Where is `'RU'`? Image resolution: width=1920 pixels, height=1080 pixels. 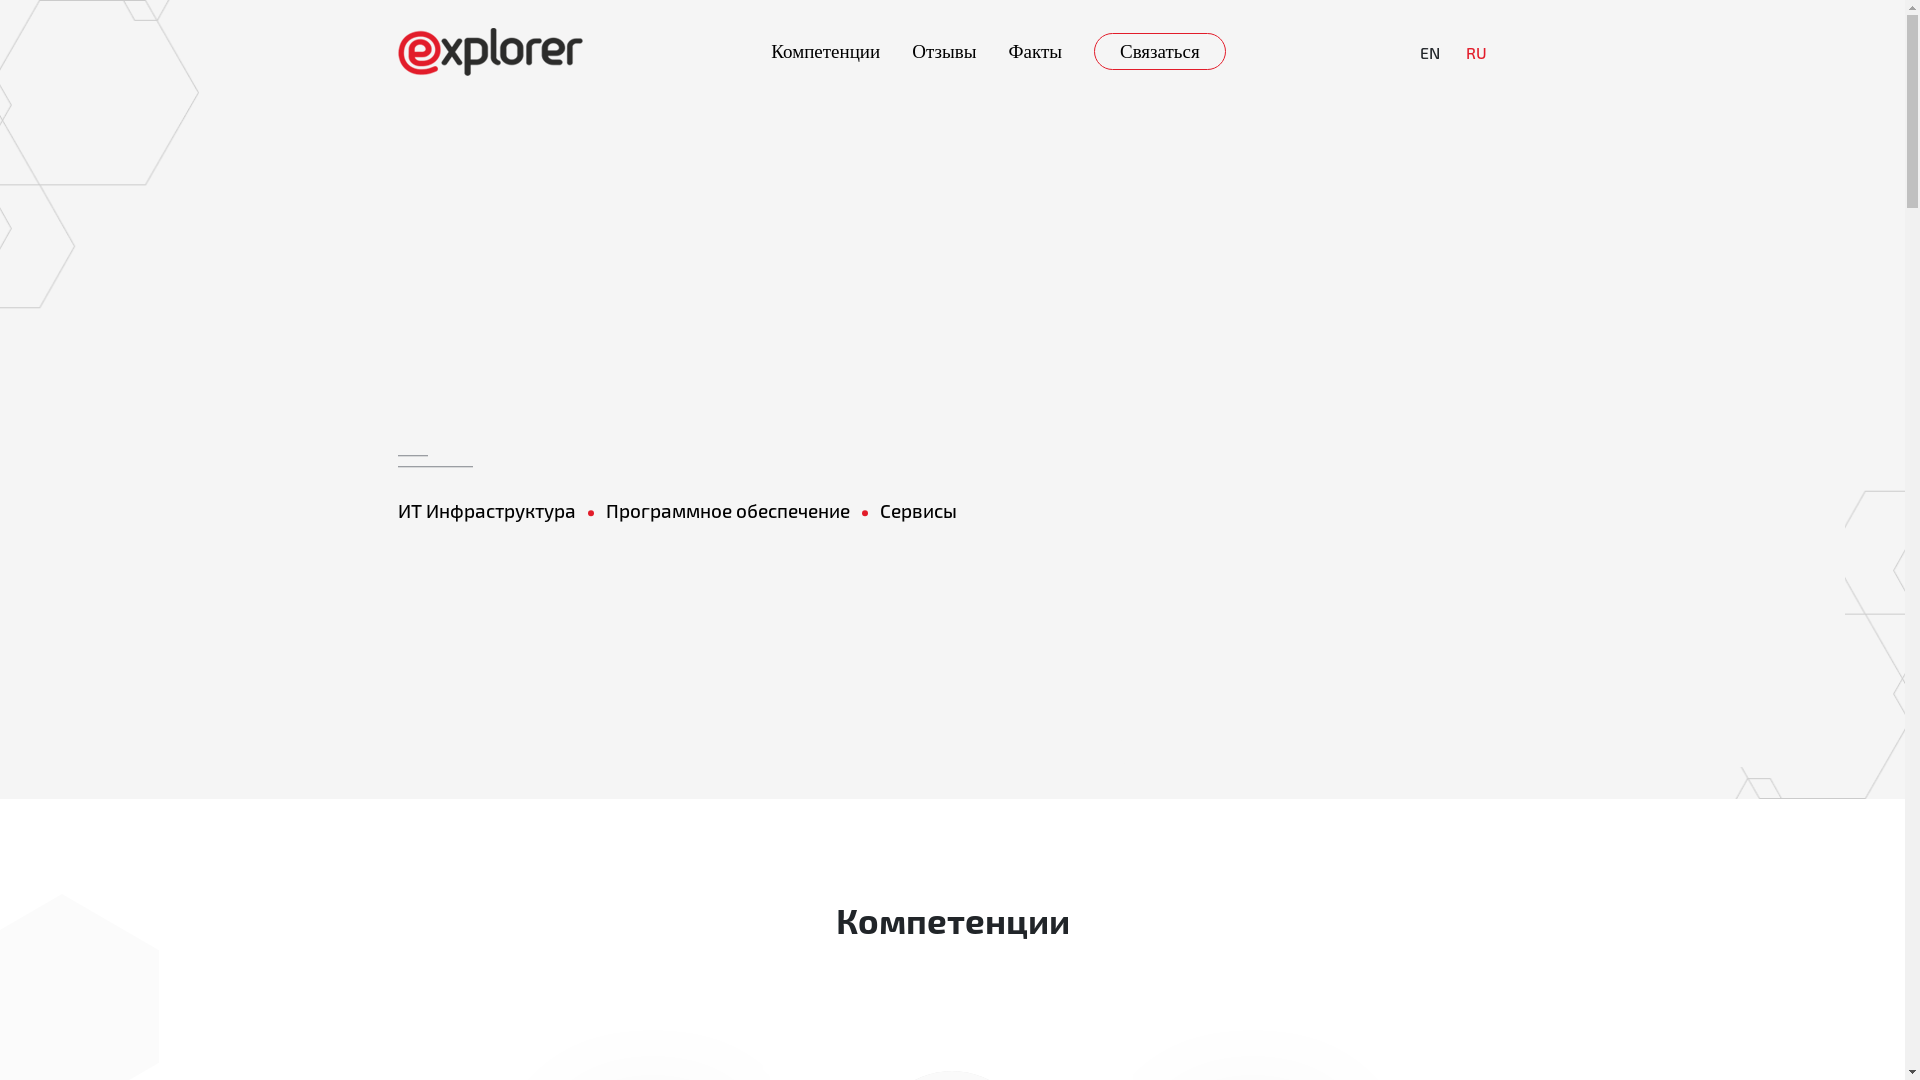 'RU' is located at coordinates (1475, 50).